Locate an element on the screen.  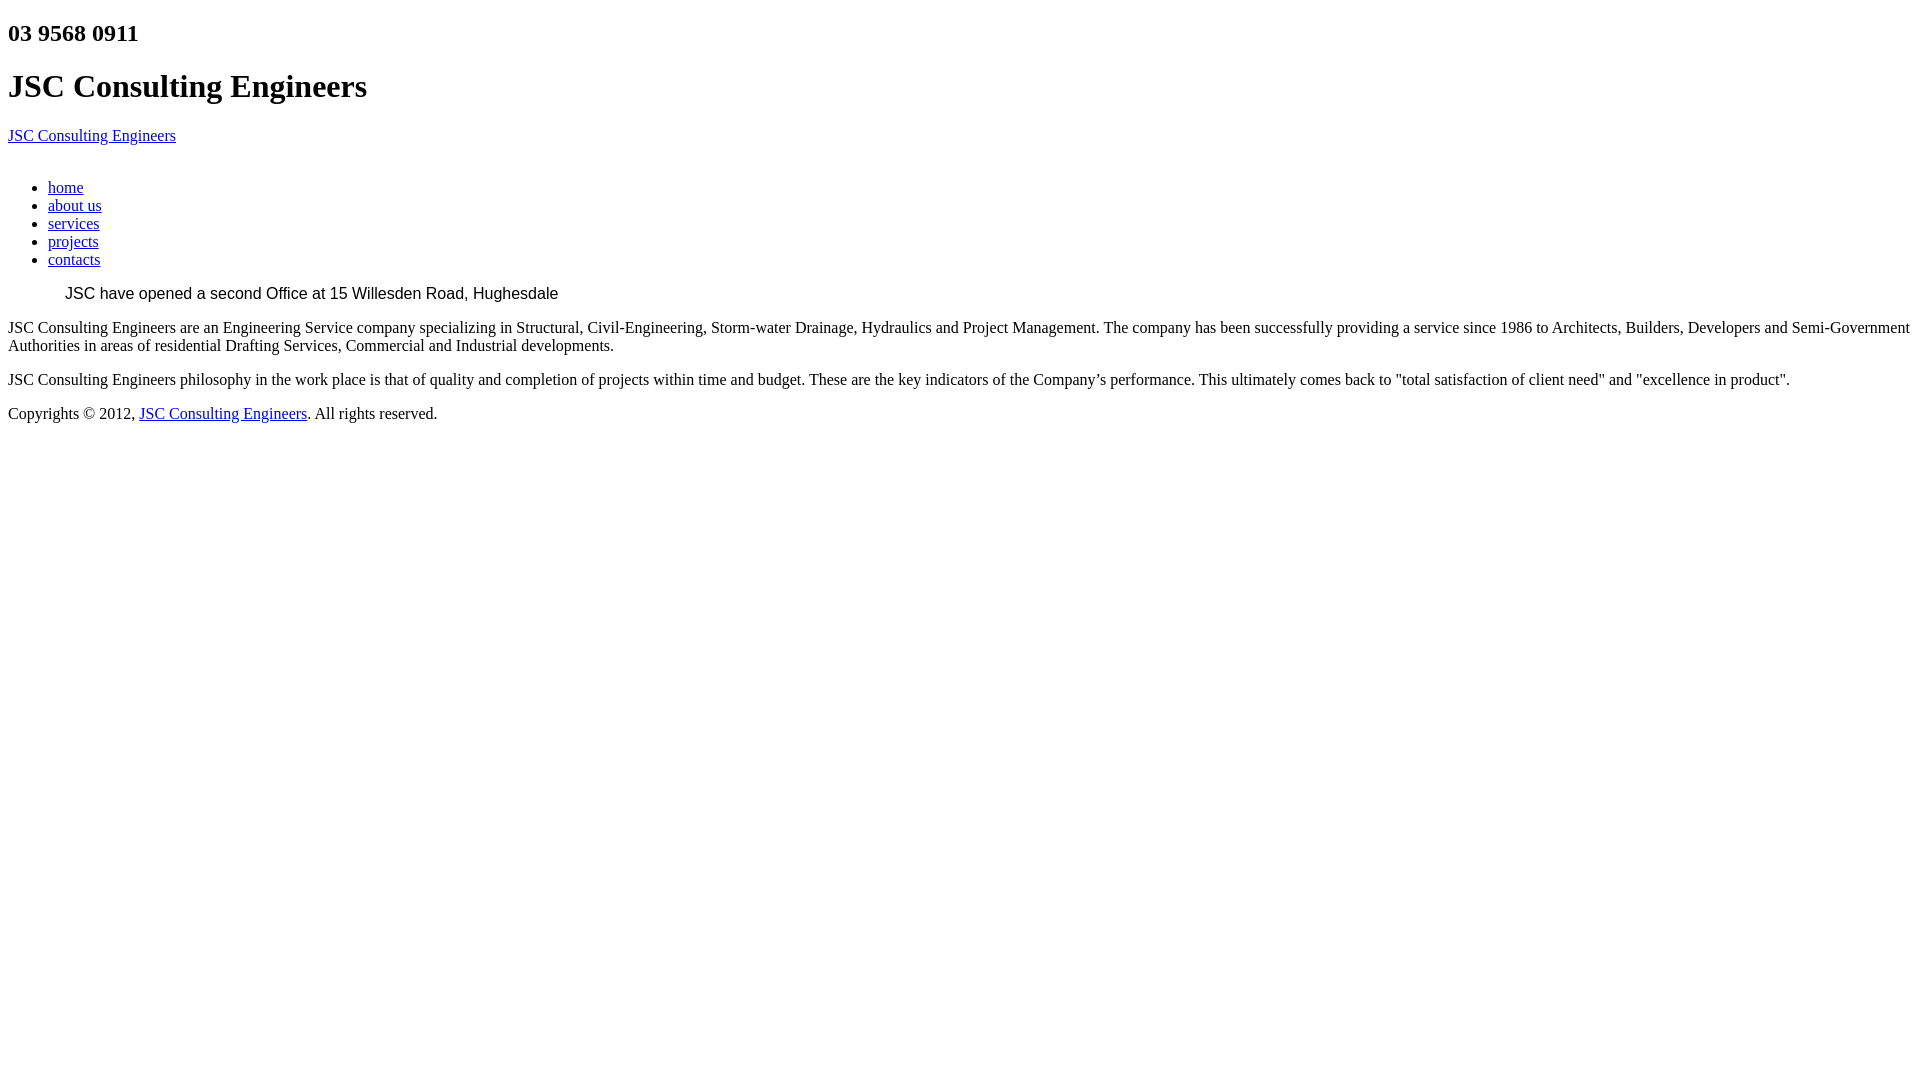
'home' is located at coordinates (66, 187).